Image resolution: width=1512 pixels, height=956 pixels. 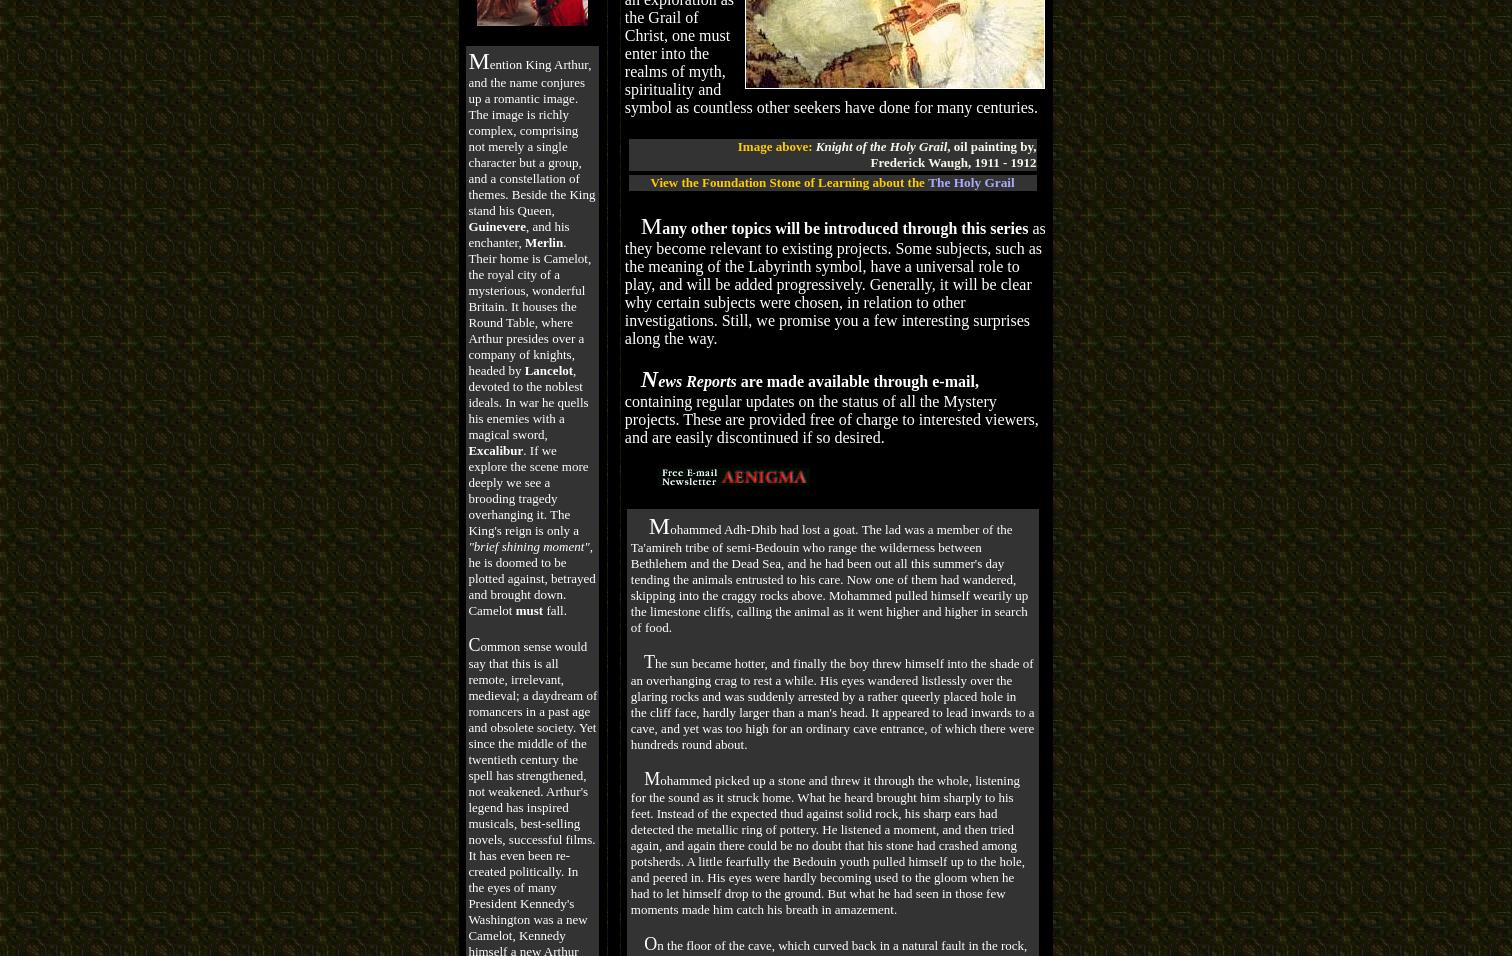 What do you see at coordinates (834, 281) in the screenshot?
I see `'as they become relevant to 
        existing projects. Some subjects, such as the meaning of the Labyrinth symbol, have 
        a universal role to play, and will be added progressively. Generally, it will be clear 
        why certain subjects were chosen, in relation to other investigations. Still, we promise 
        you a few interesting surprises along the way.'` at bounding box center [834, 281].